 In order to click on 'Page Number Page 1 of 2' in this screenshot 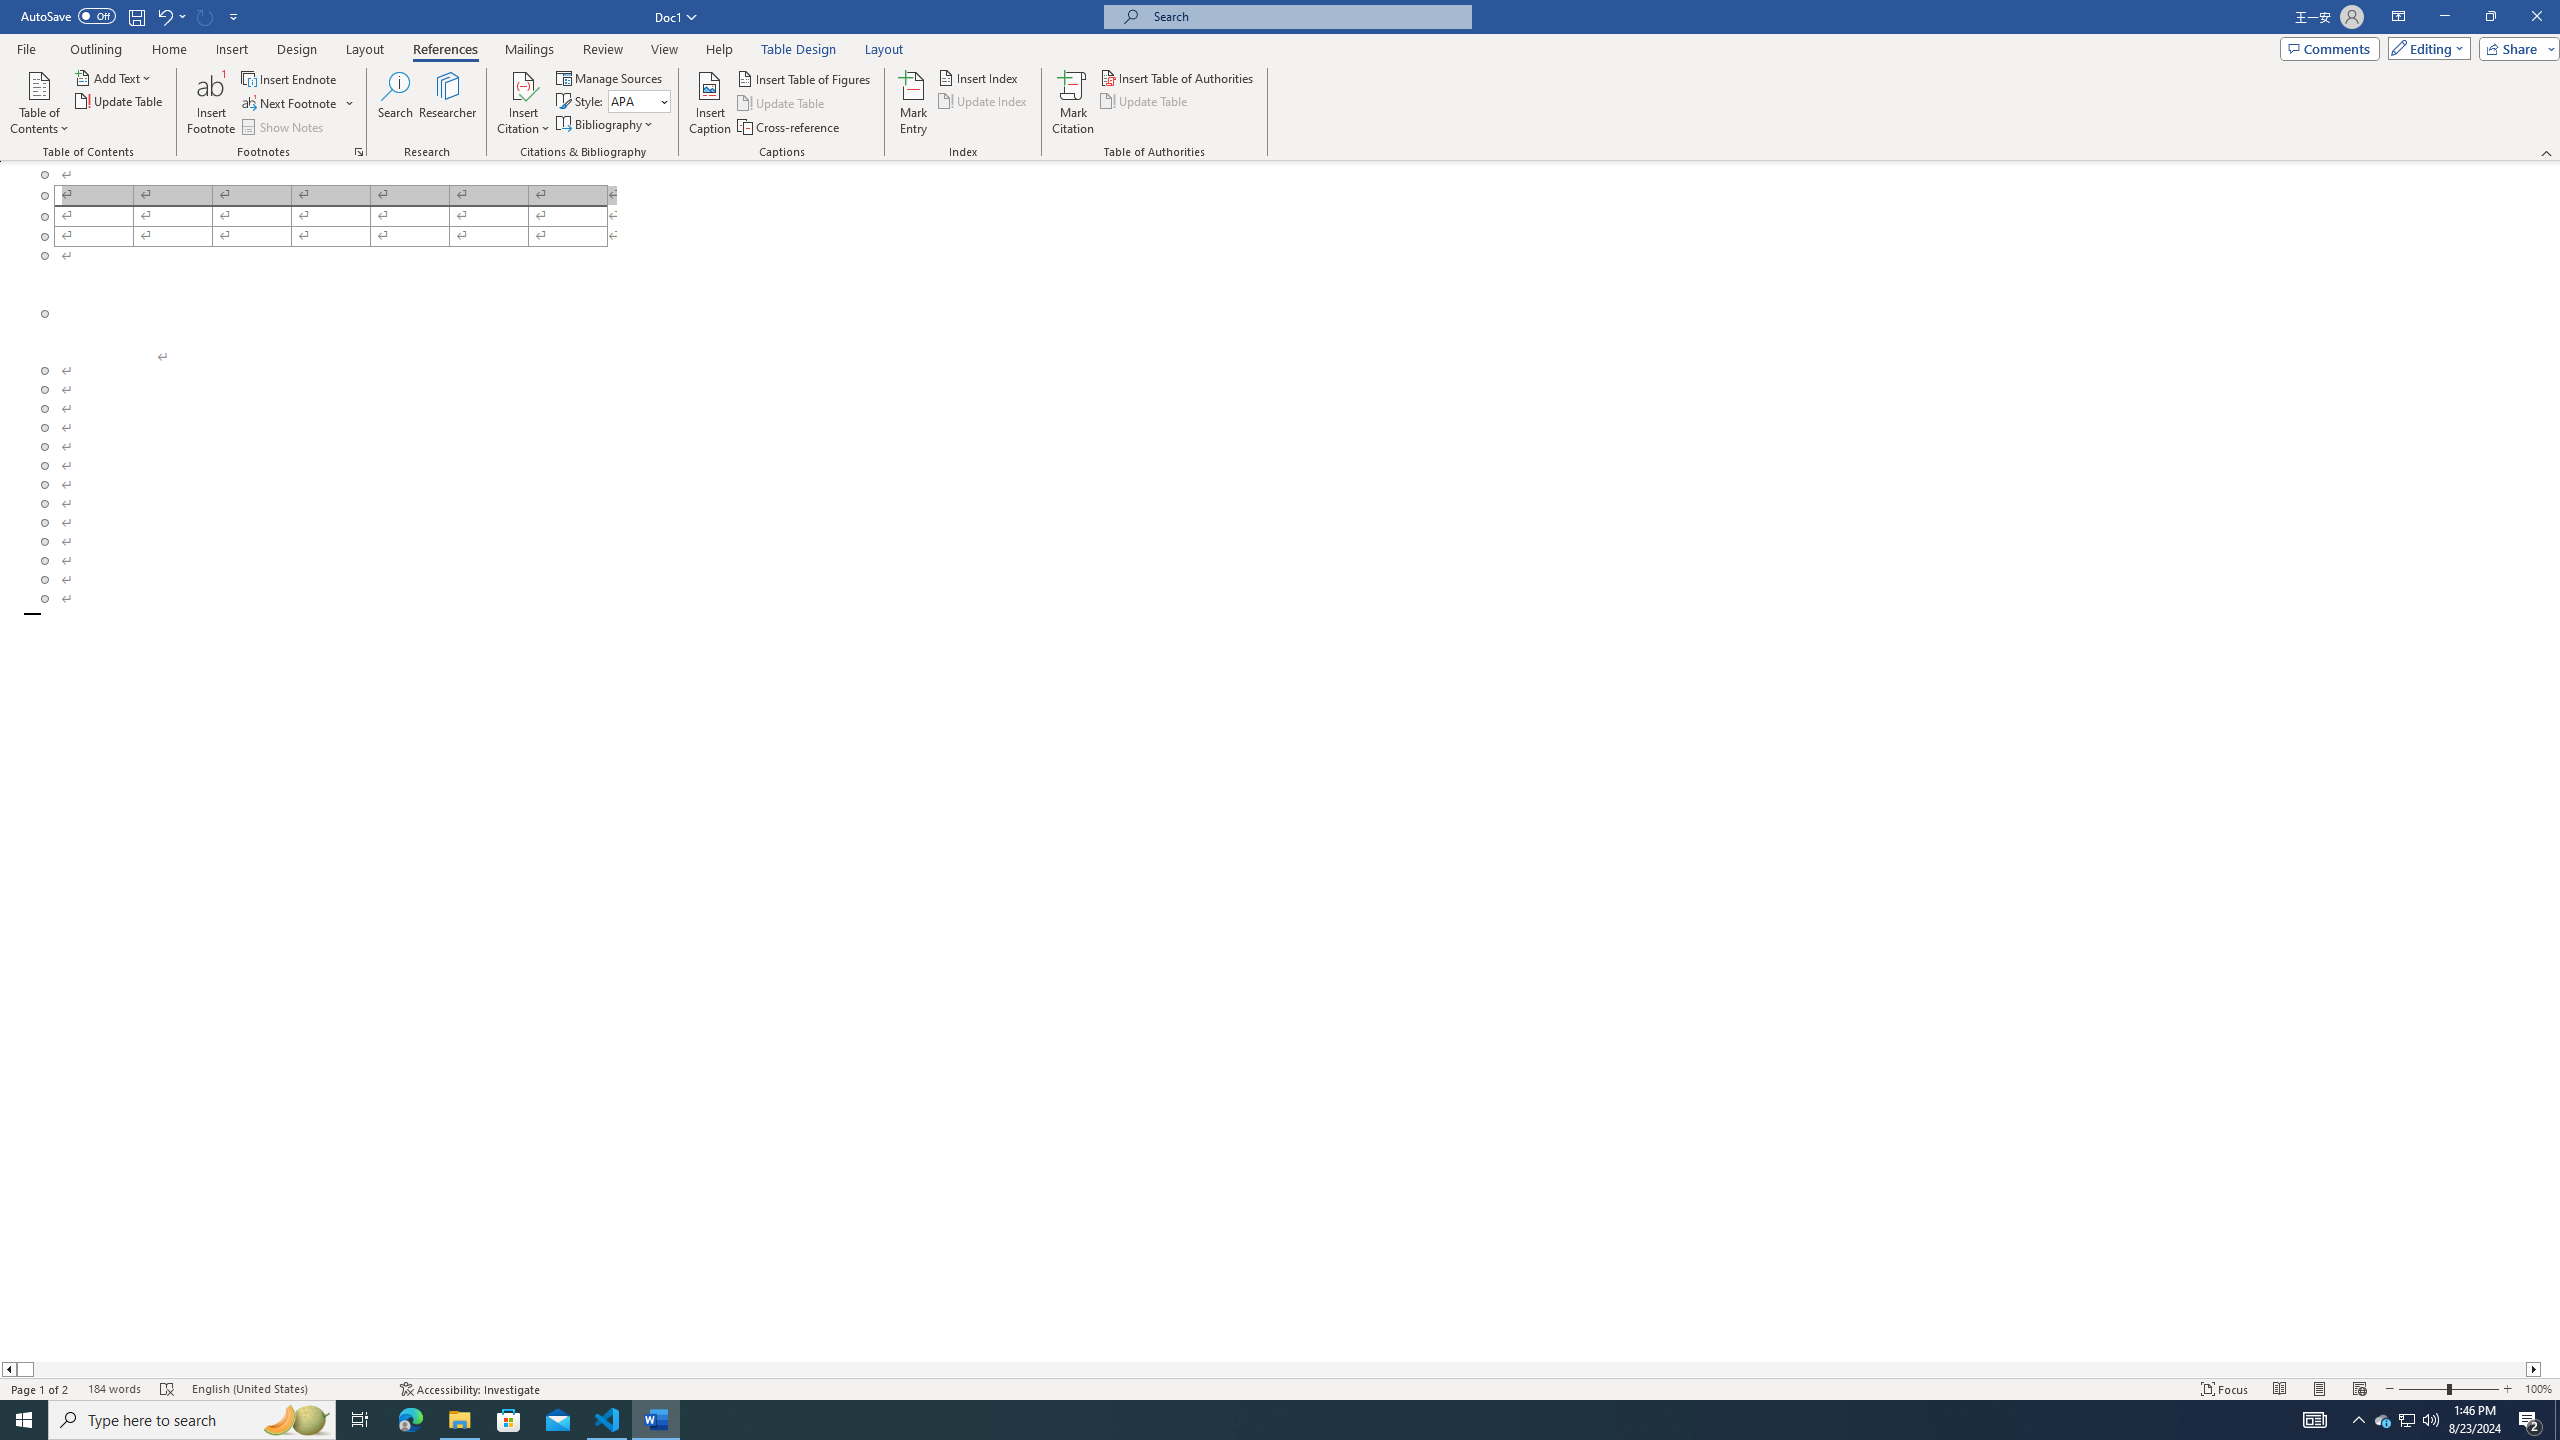, I will do `click(40, 1389)`.